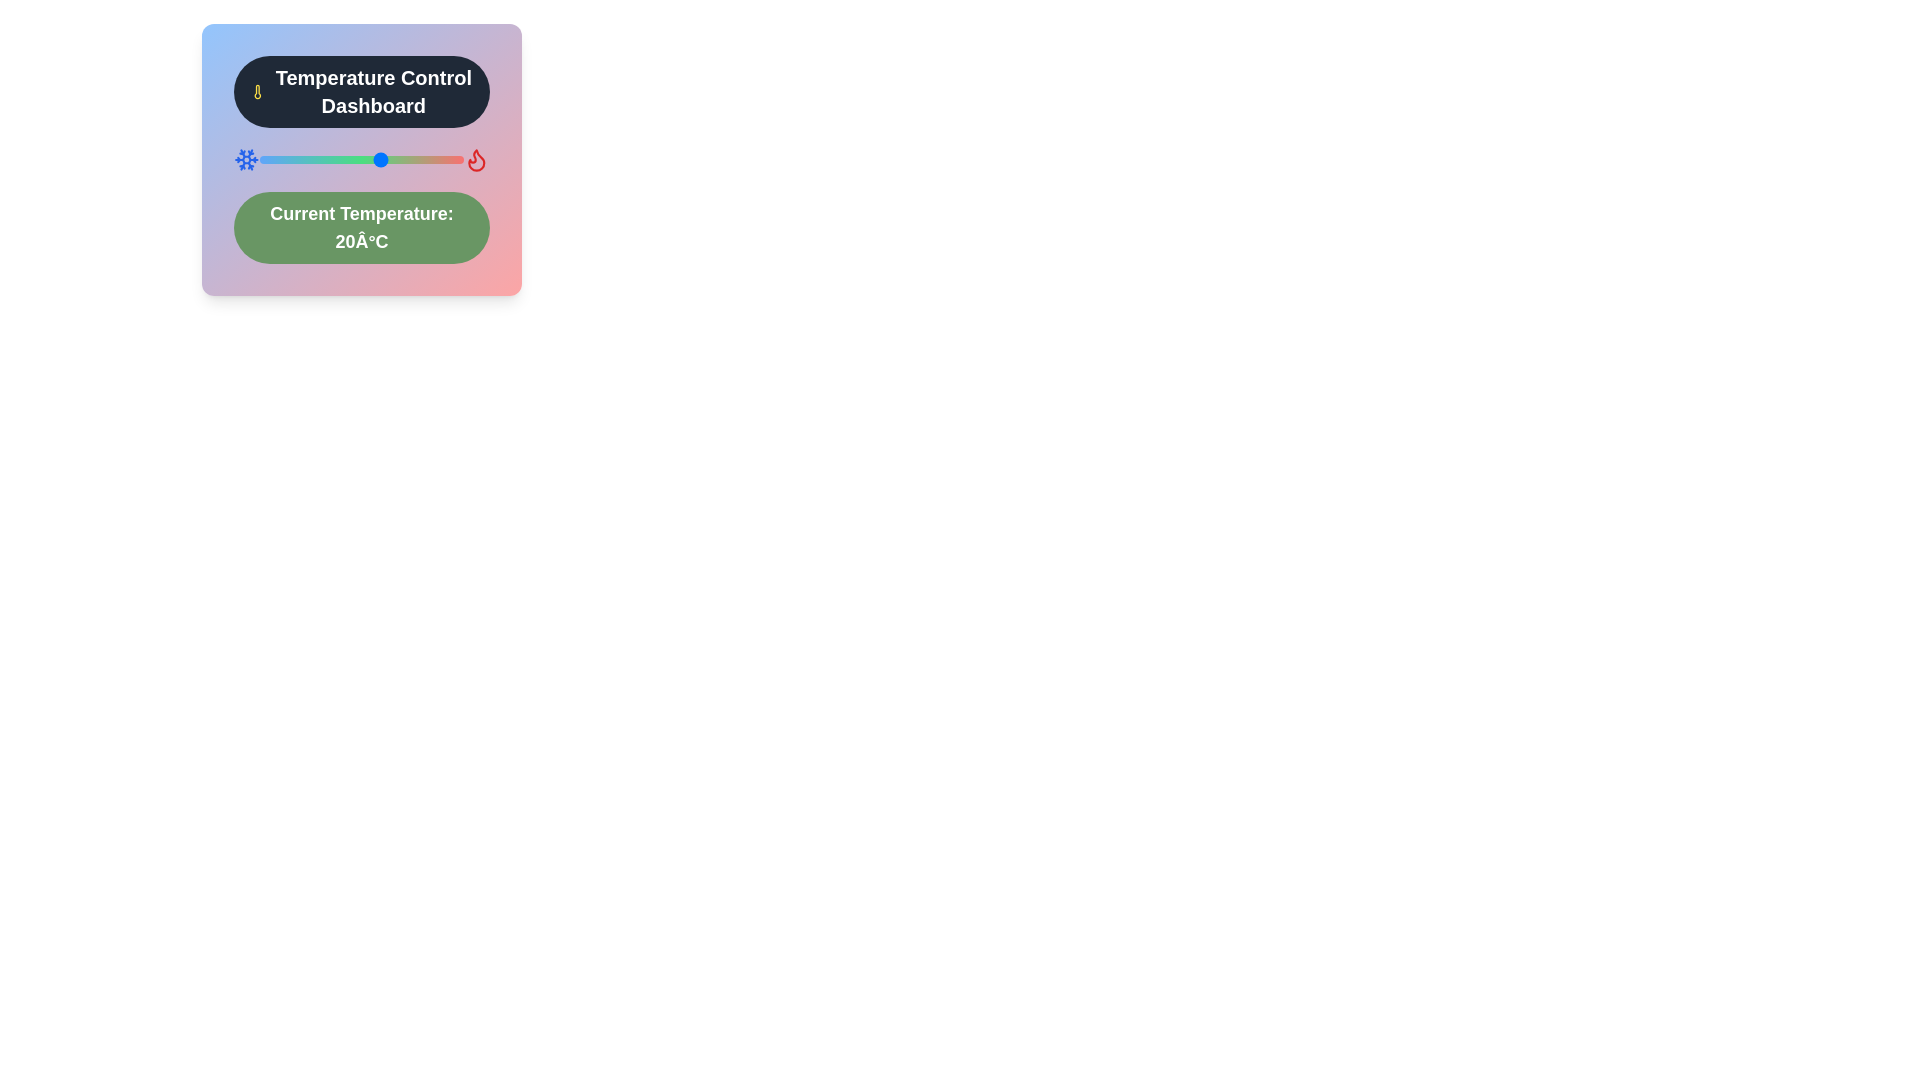  Describe the element at coordinates (245, 158) in the screenshot. I see `the snowflake icon to trigger its associated functionality` at that location.